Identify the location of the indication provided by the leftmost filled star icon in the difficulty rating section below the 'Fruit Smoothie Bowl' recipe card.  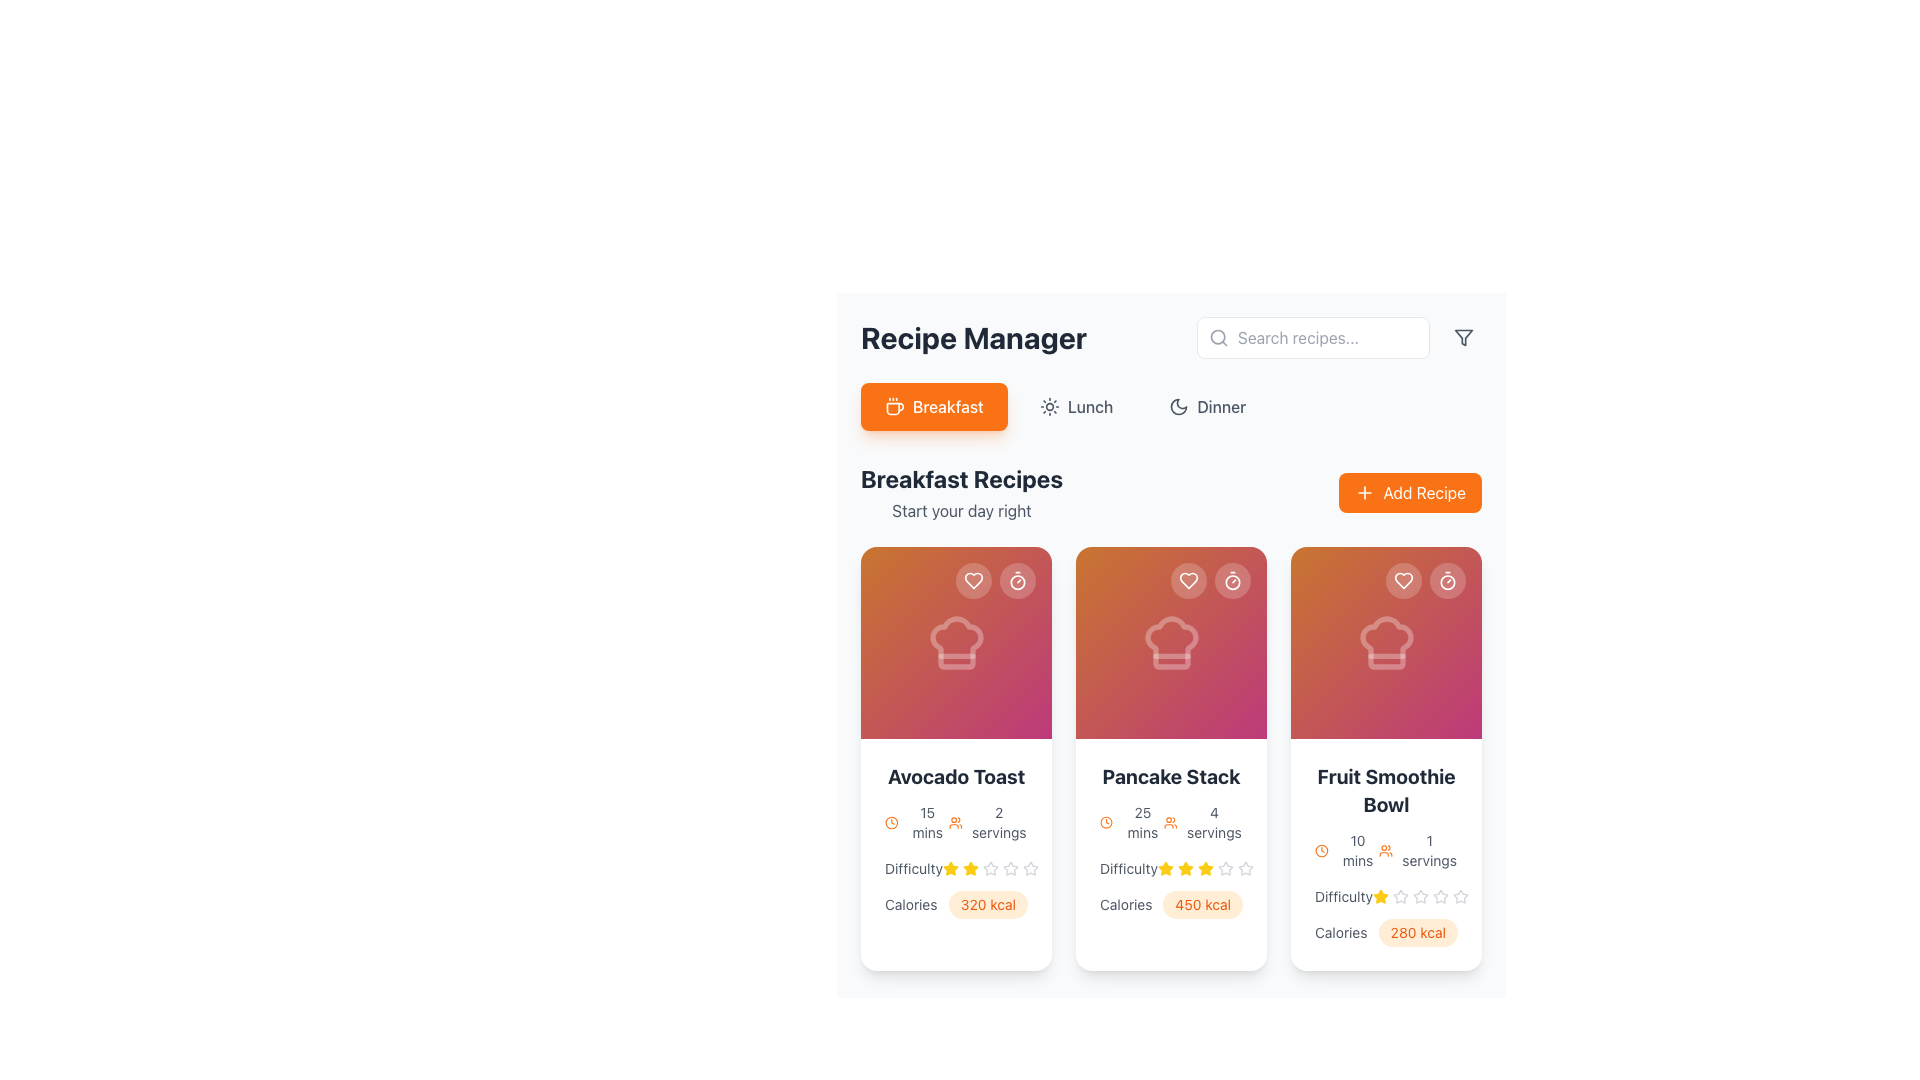
(1379, 896).